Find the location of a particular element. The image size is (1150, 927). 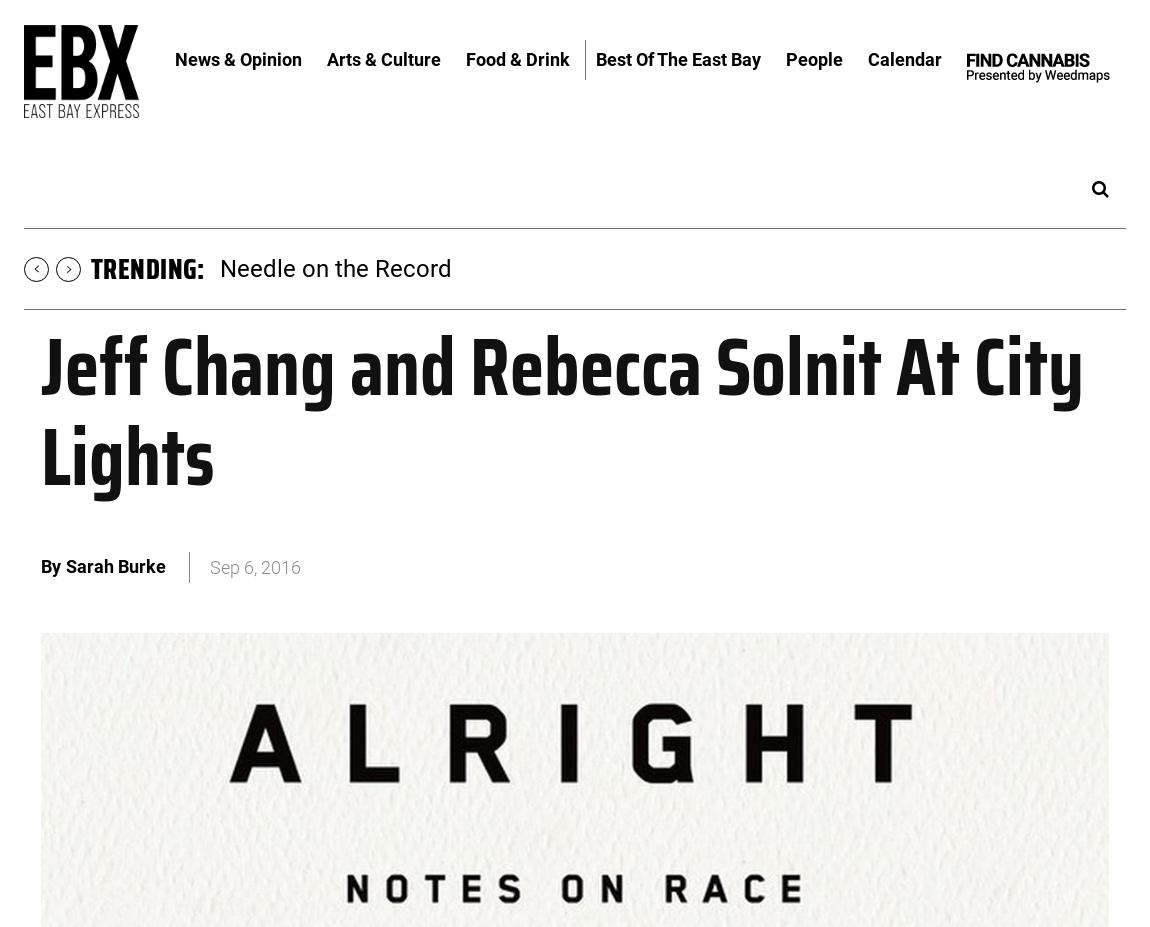

'By' is located at coordinates (40, 565).